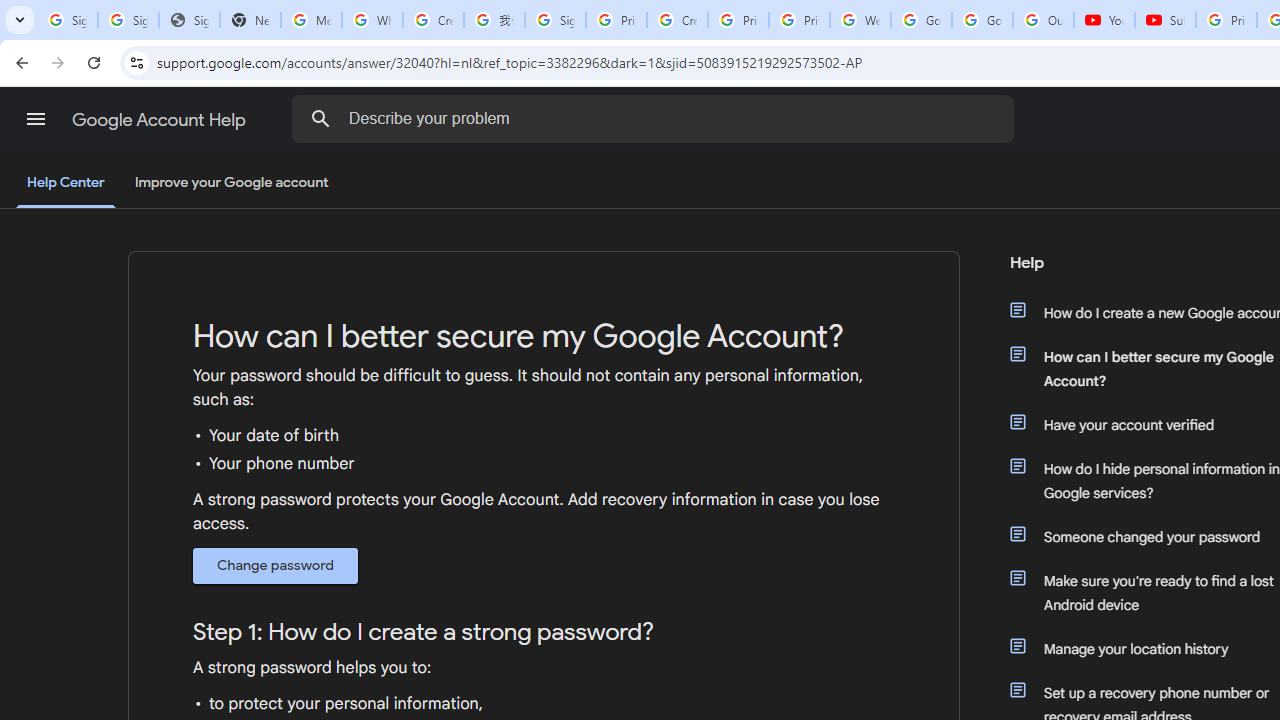 This screenshot has width=1280, height=720. I want to click on 'New Tab', so click(249, 20).